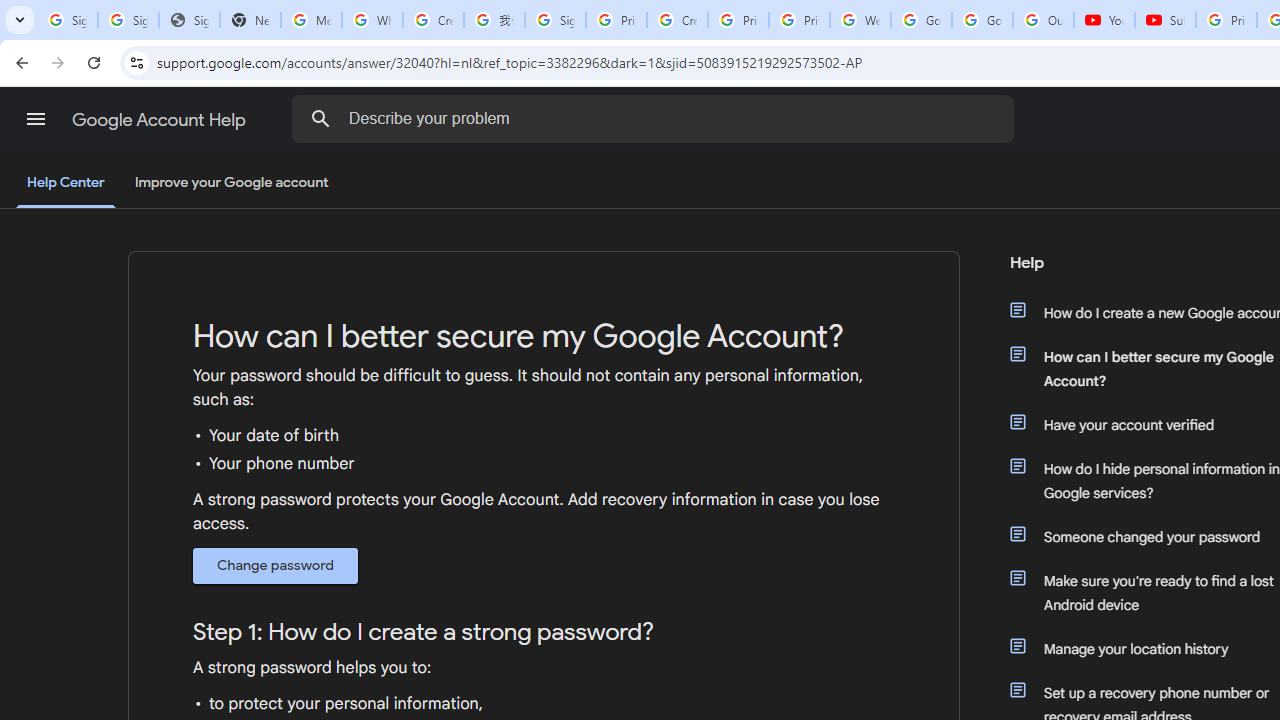 This screenshot has width=1280, height=720. I want to click on 'New Tab', so click(249, 20).